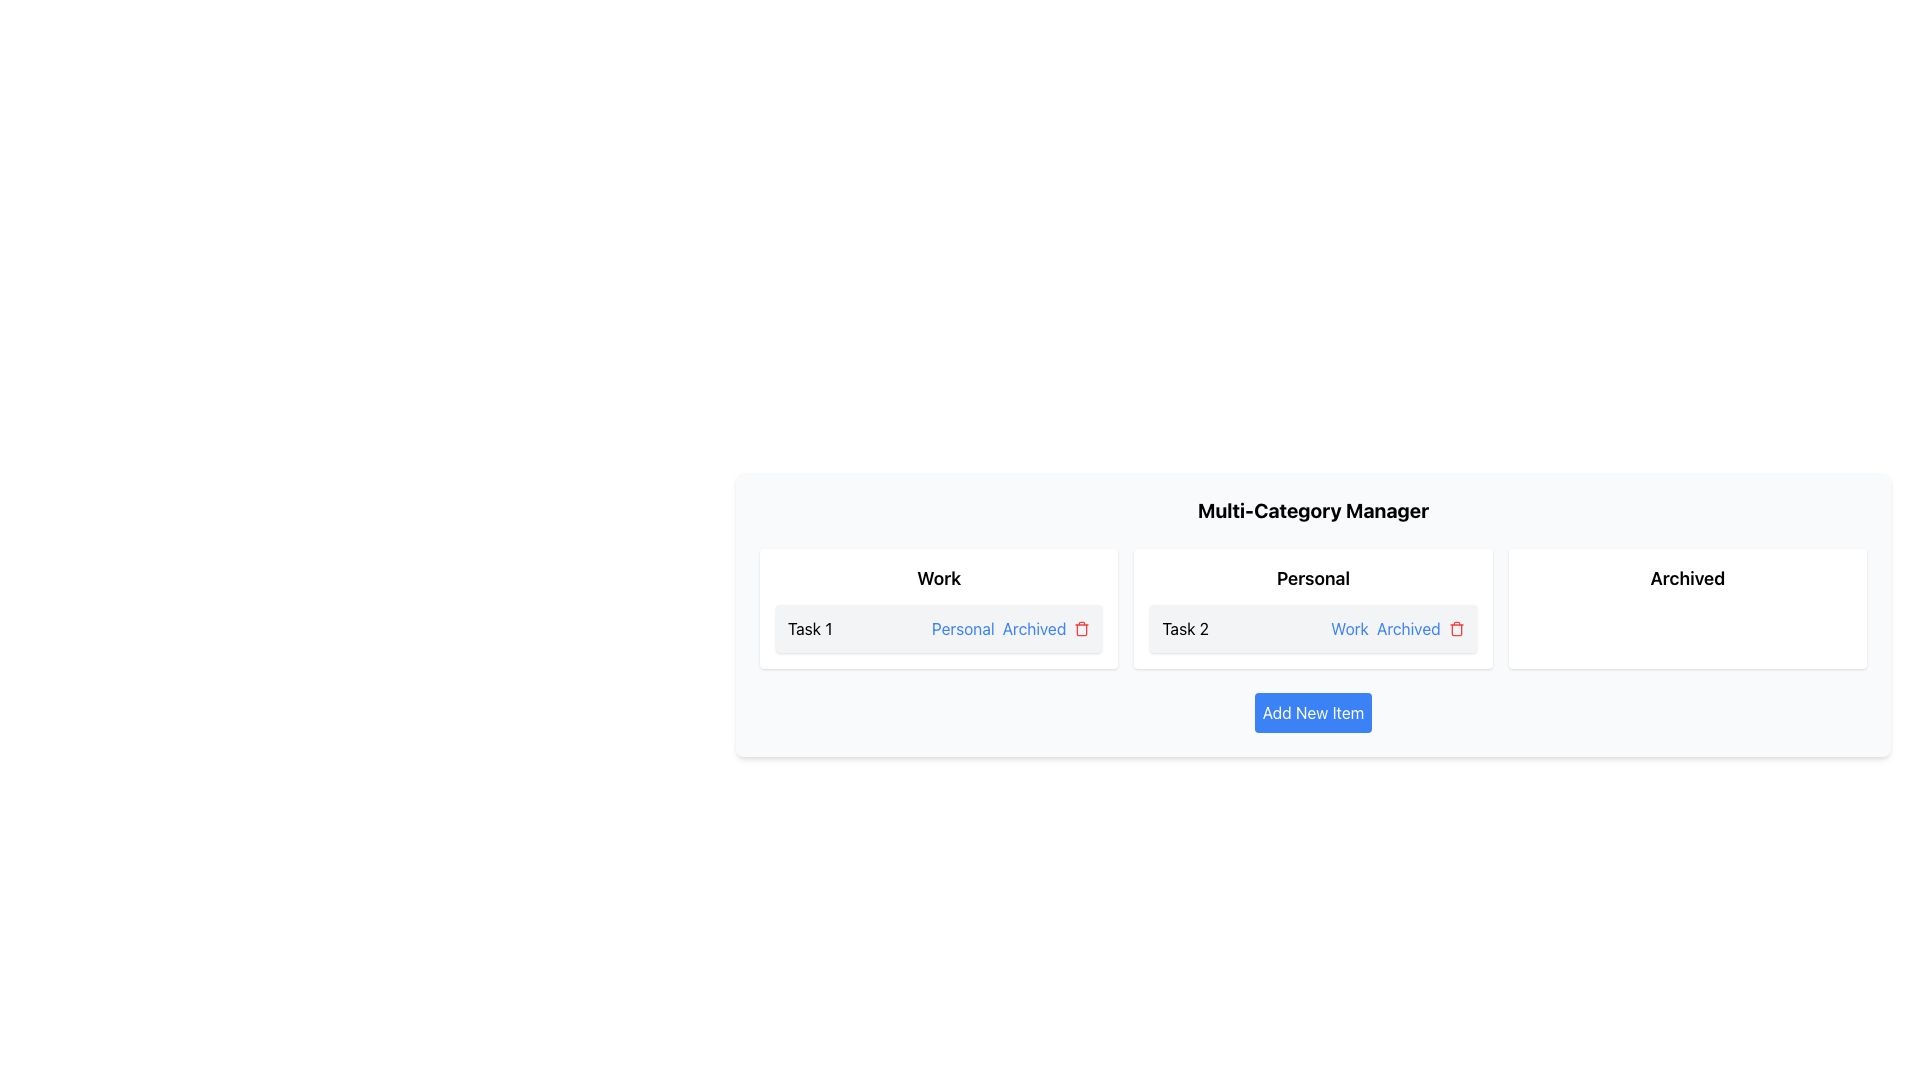 The width and height of the screenshot is (1920, 1080). Describe the element at coordinates (1406, 627) in the screenshot. I see `the second hyperlink labeled 'Archived', which is styled in blue and underlined when hovered` at that location.